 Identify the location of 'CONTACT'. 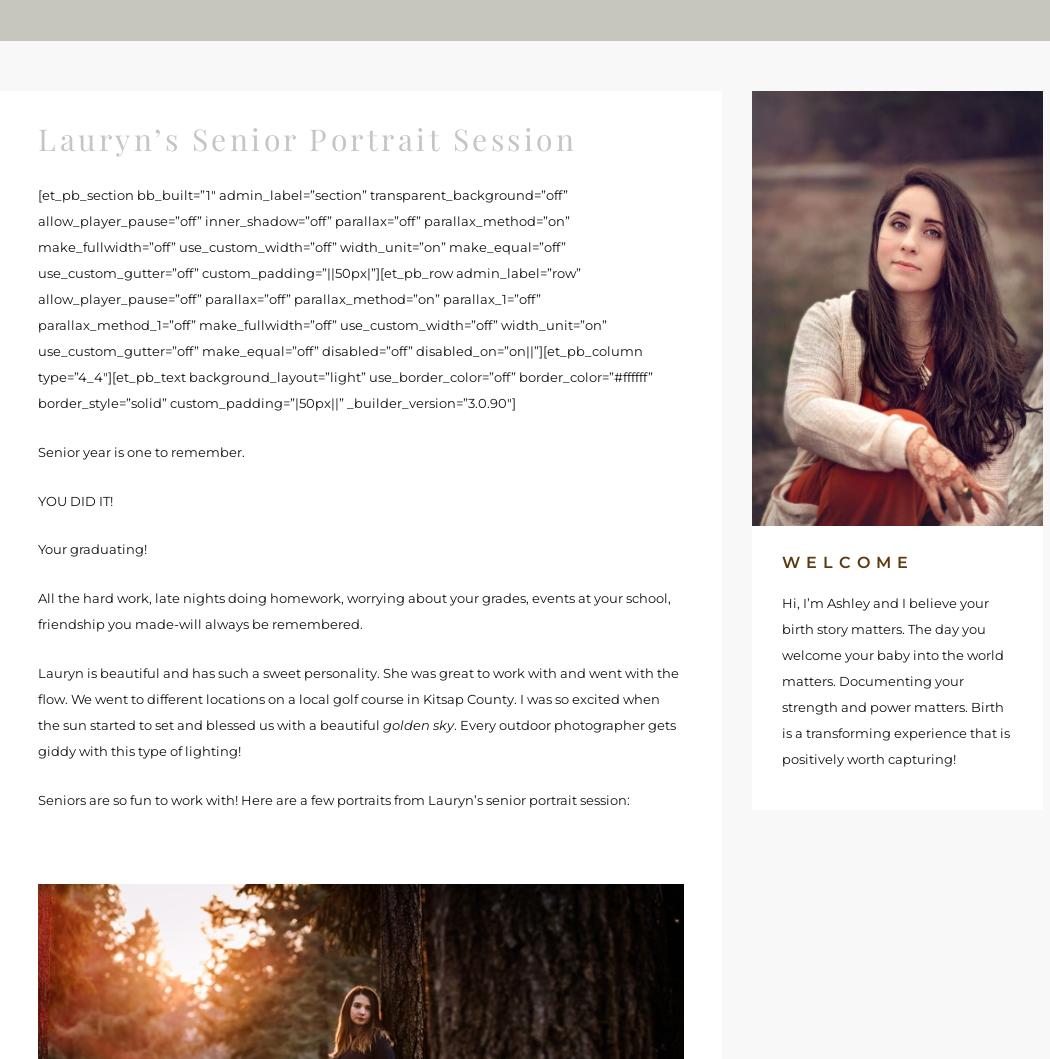
(804, 20).